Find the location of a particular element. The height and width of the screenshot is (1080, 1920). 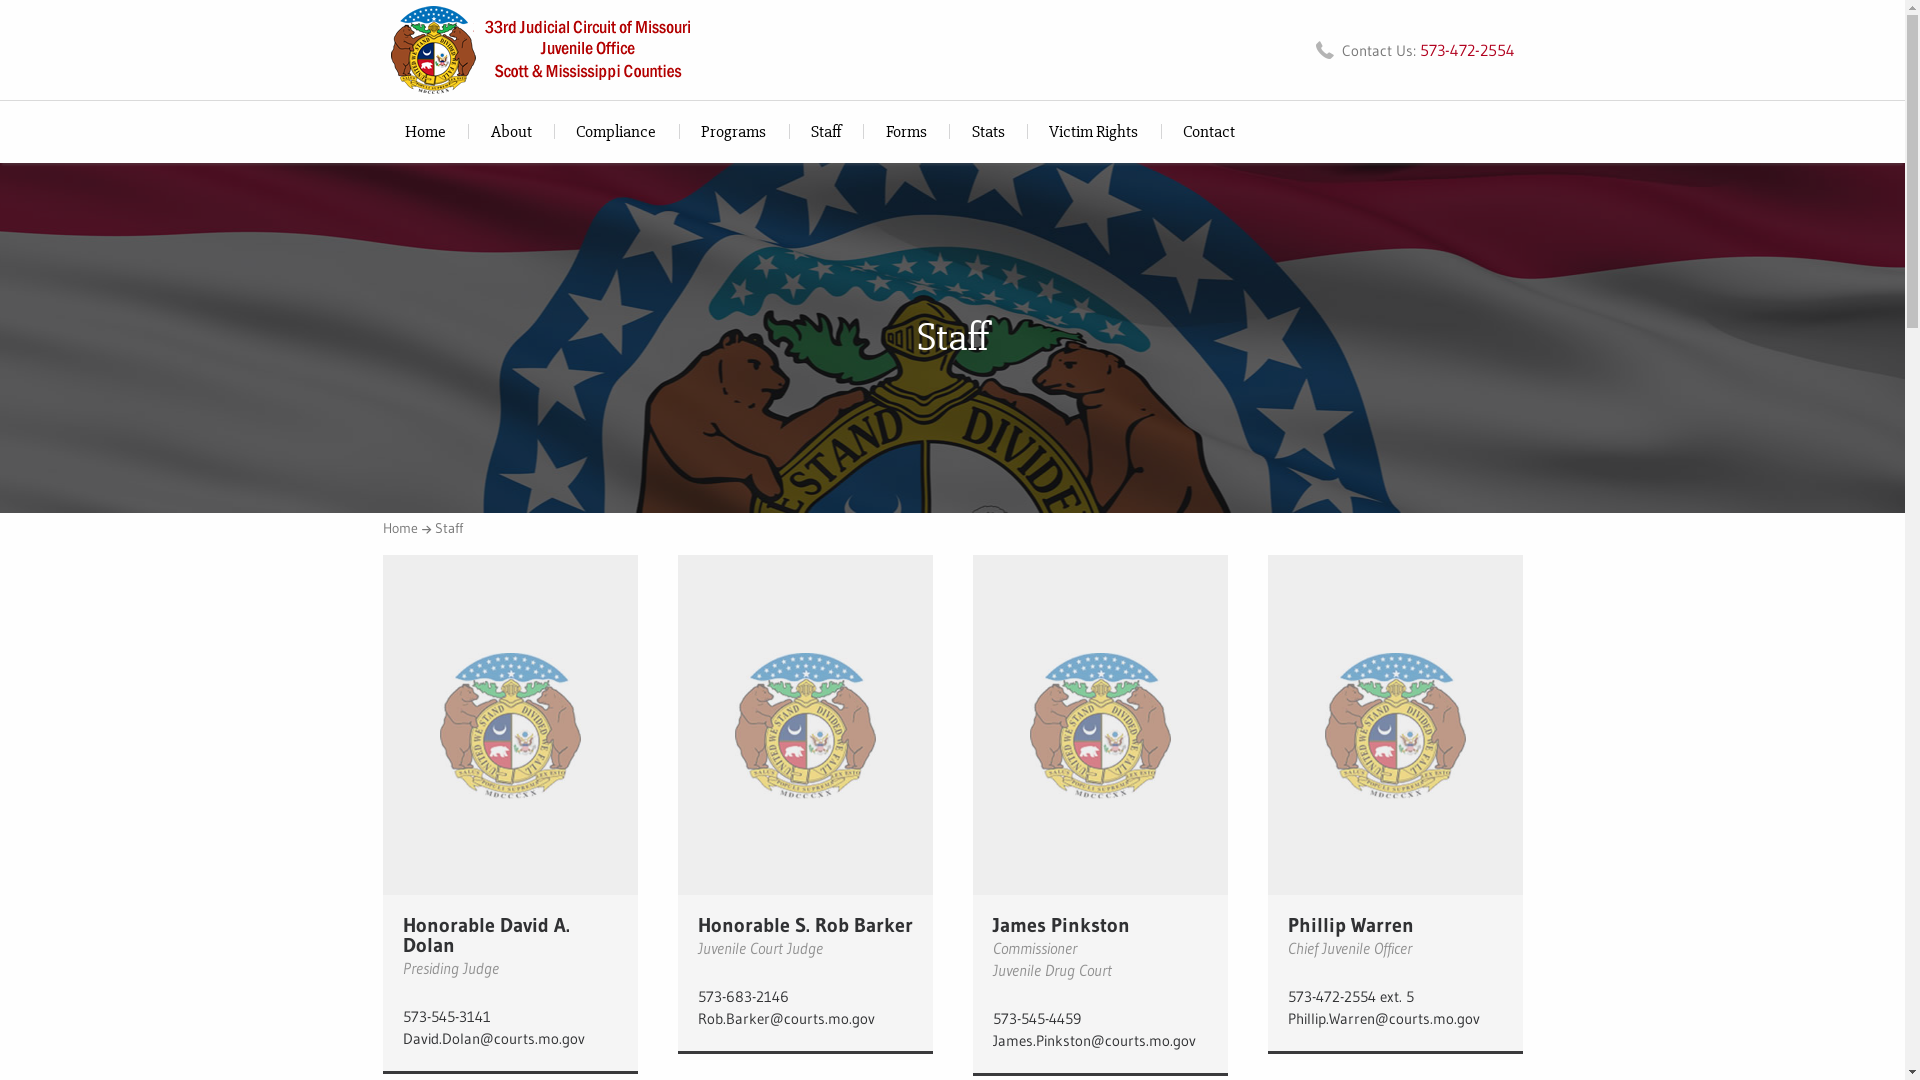

'573-472-2554 ext. 5' is located at coordinates (1394, 997).